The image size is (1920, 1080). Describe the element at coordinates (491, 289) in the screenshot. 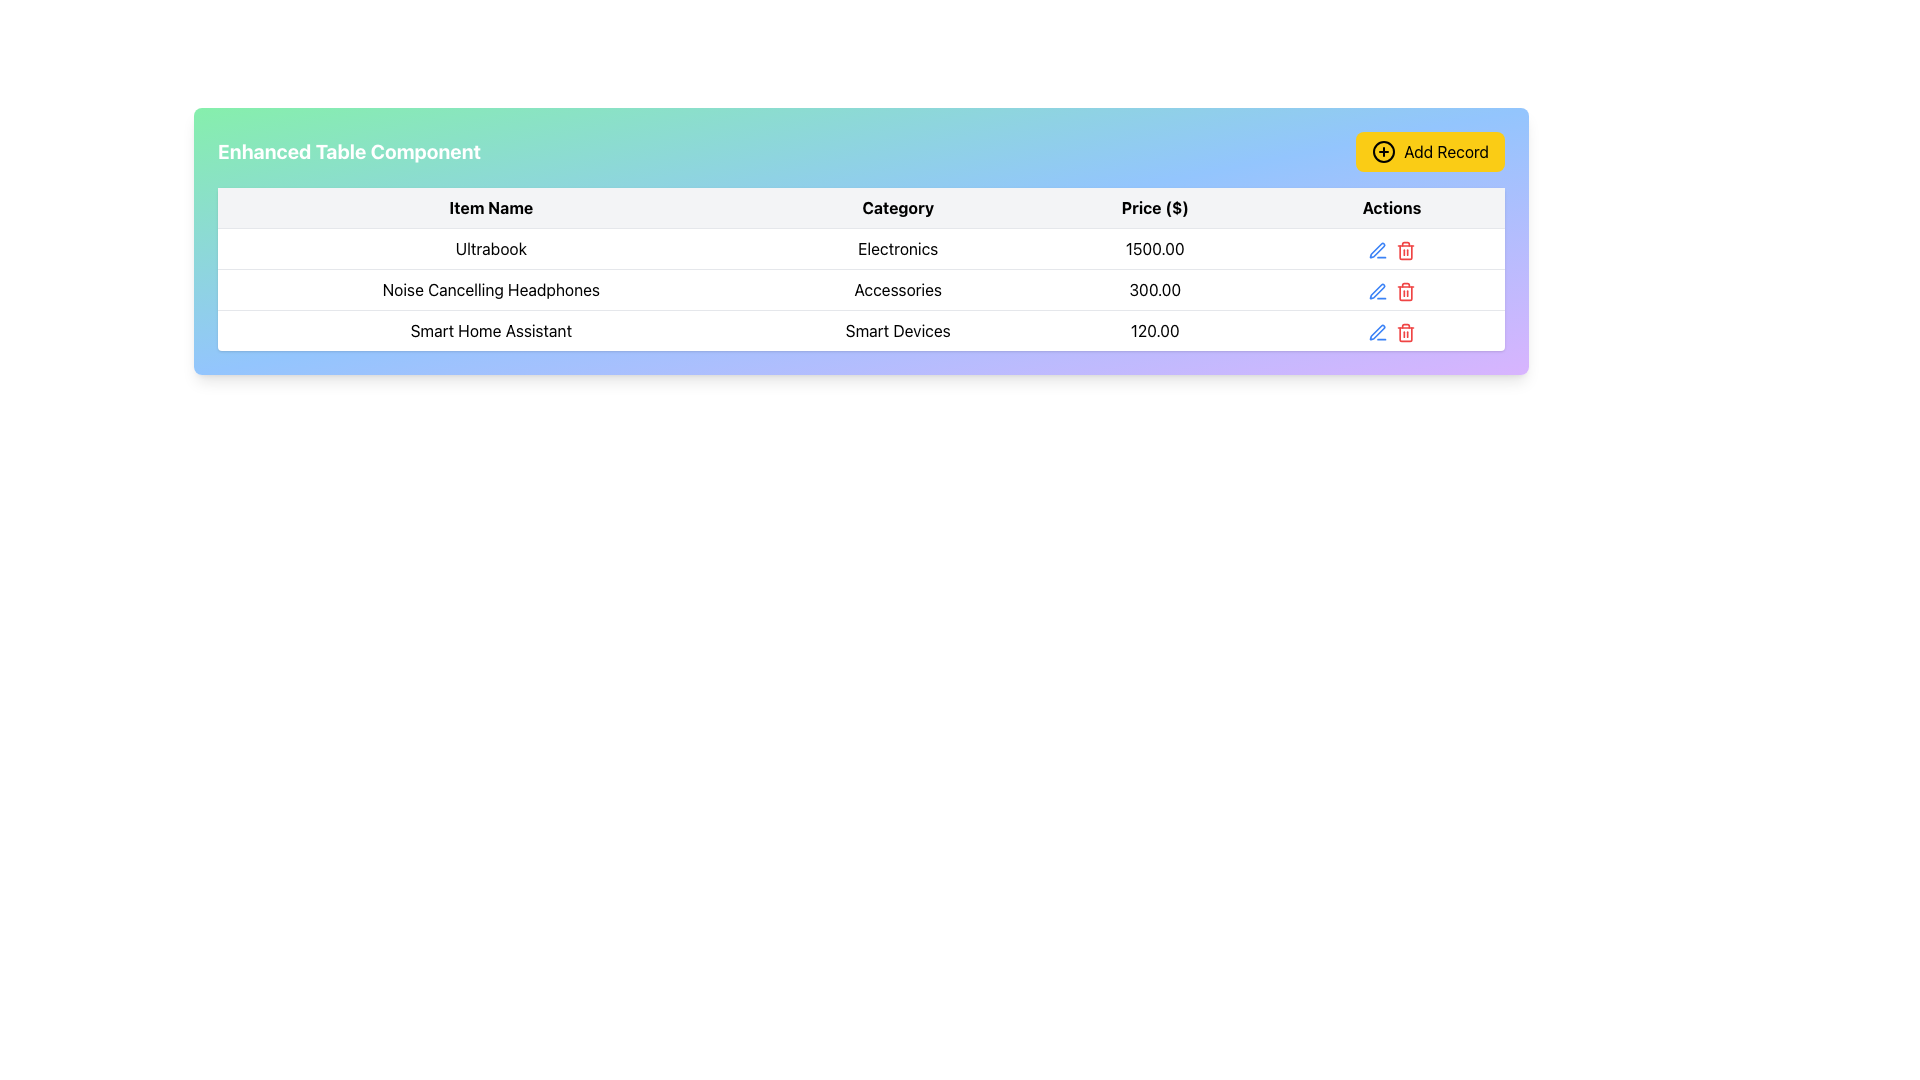

I see `text of the label displaying the item name 'Noise Cancelling Headphones', which is located under the 'Item Name' column in the second row of the table` at that location.